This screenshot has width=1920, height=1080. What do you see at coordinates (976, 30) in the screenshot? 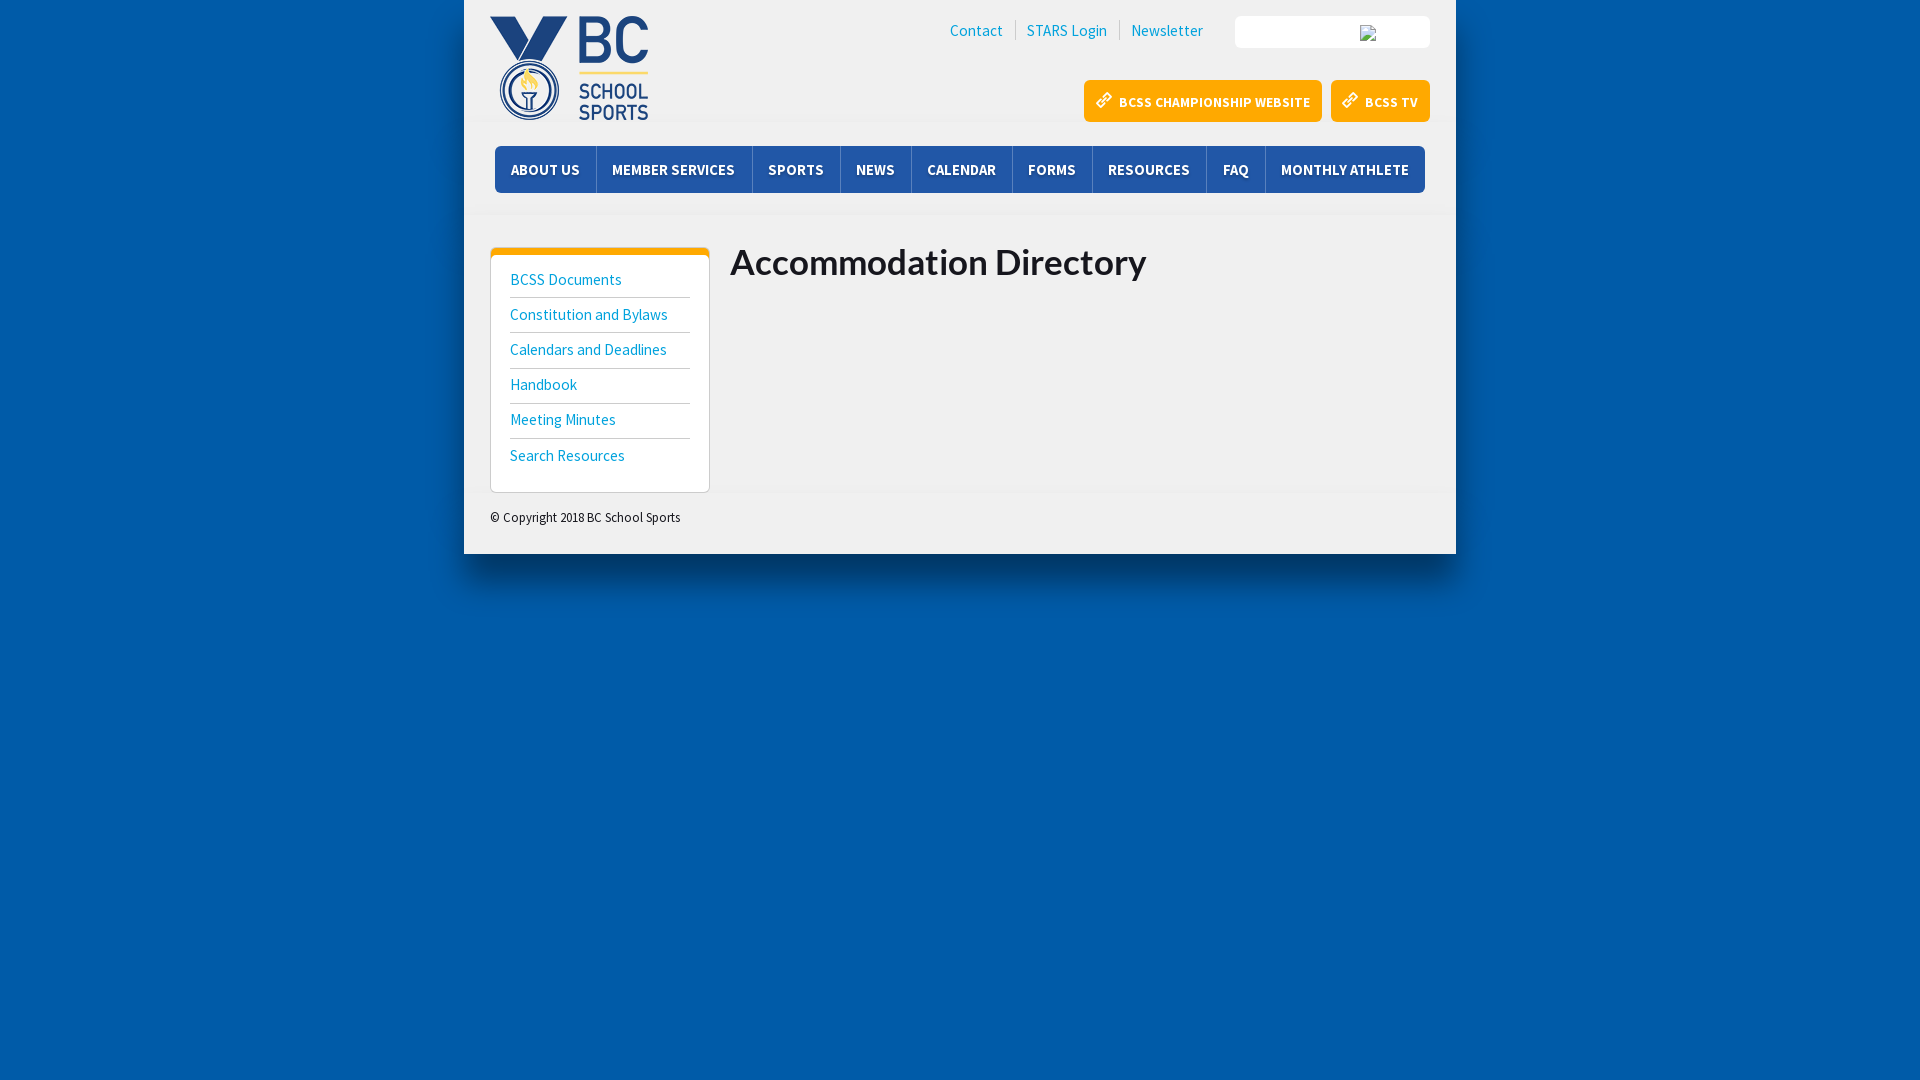
I see `'Contact'` at bounding box center [976, 30].